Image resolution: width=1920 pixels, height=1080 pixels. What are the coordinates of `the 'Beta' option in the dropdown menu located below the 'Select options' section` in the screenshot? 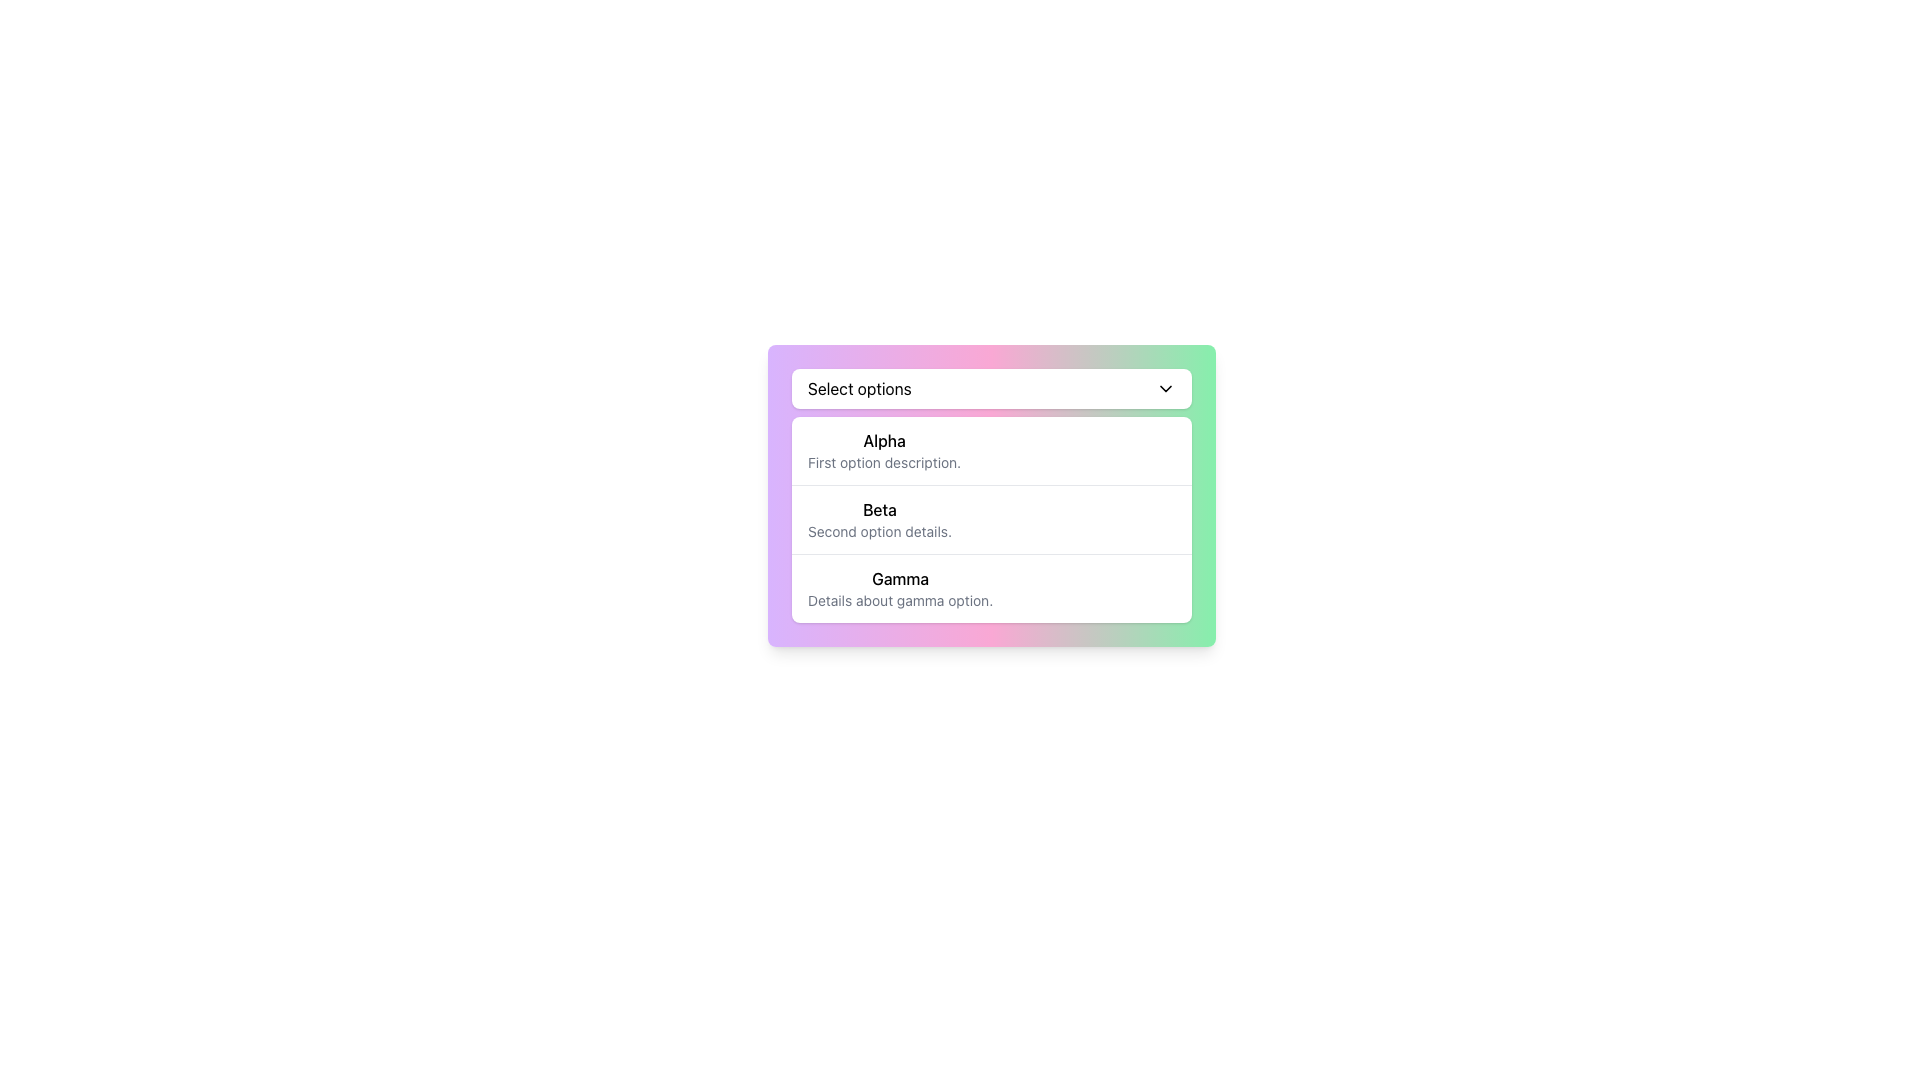 It's located at (992, 519).